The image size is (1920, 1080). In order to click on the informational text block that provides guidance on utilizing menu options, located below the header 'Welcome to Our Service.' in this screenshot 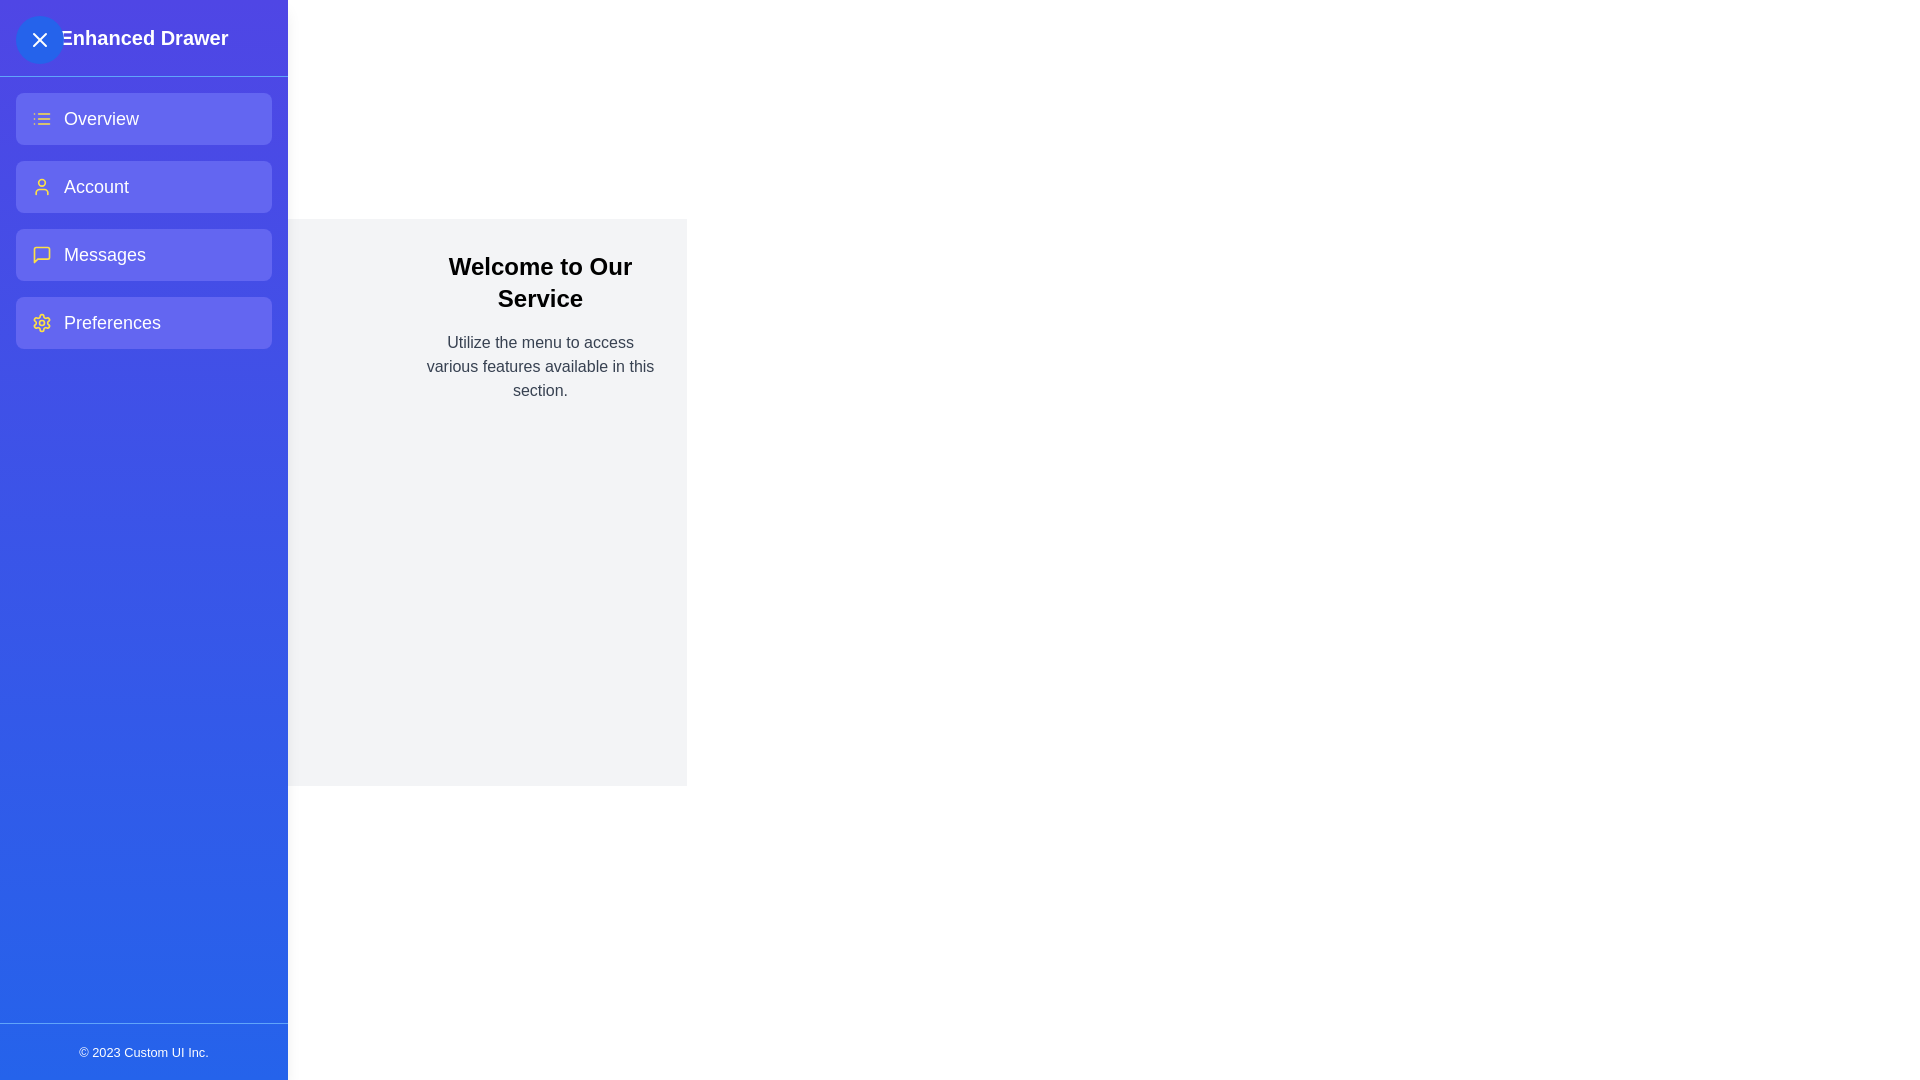, I will do `click(540, 366)`.